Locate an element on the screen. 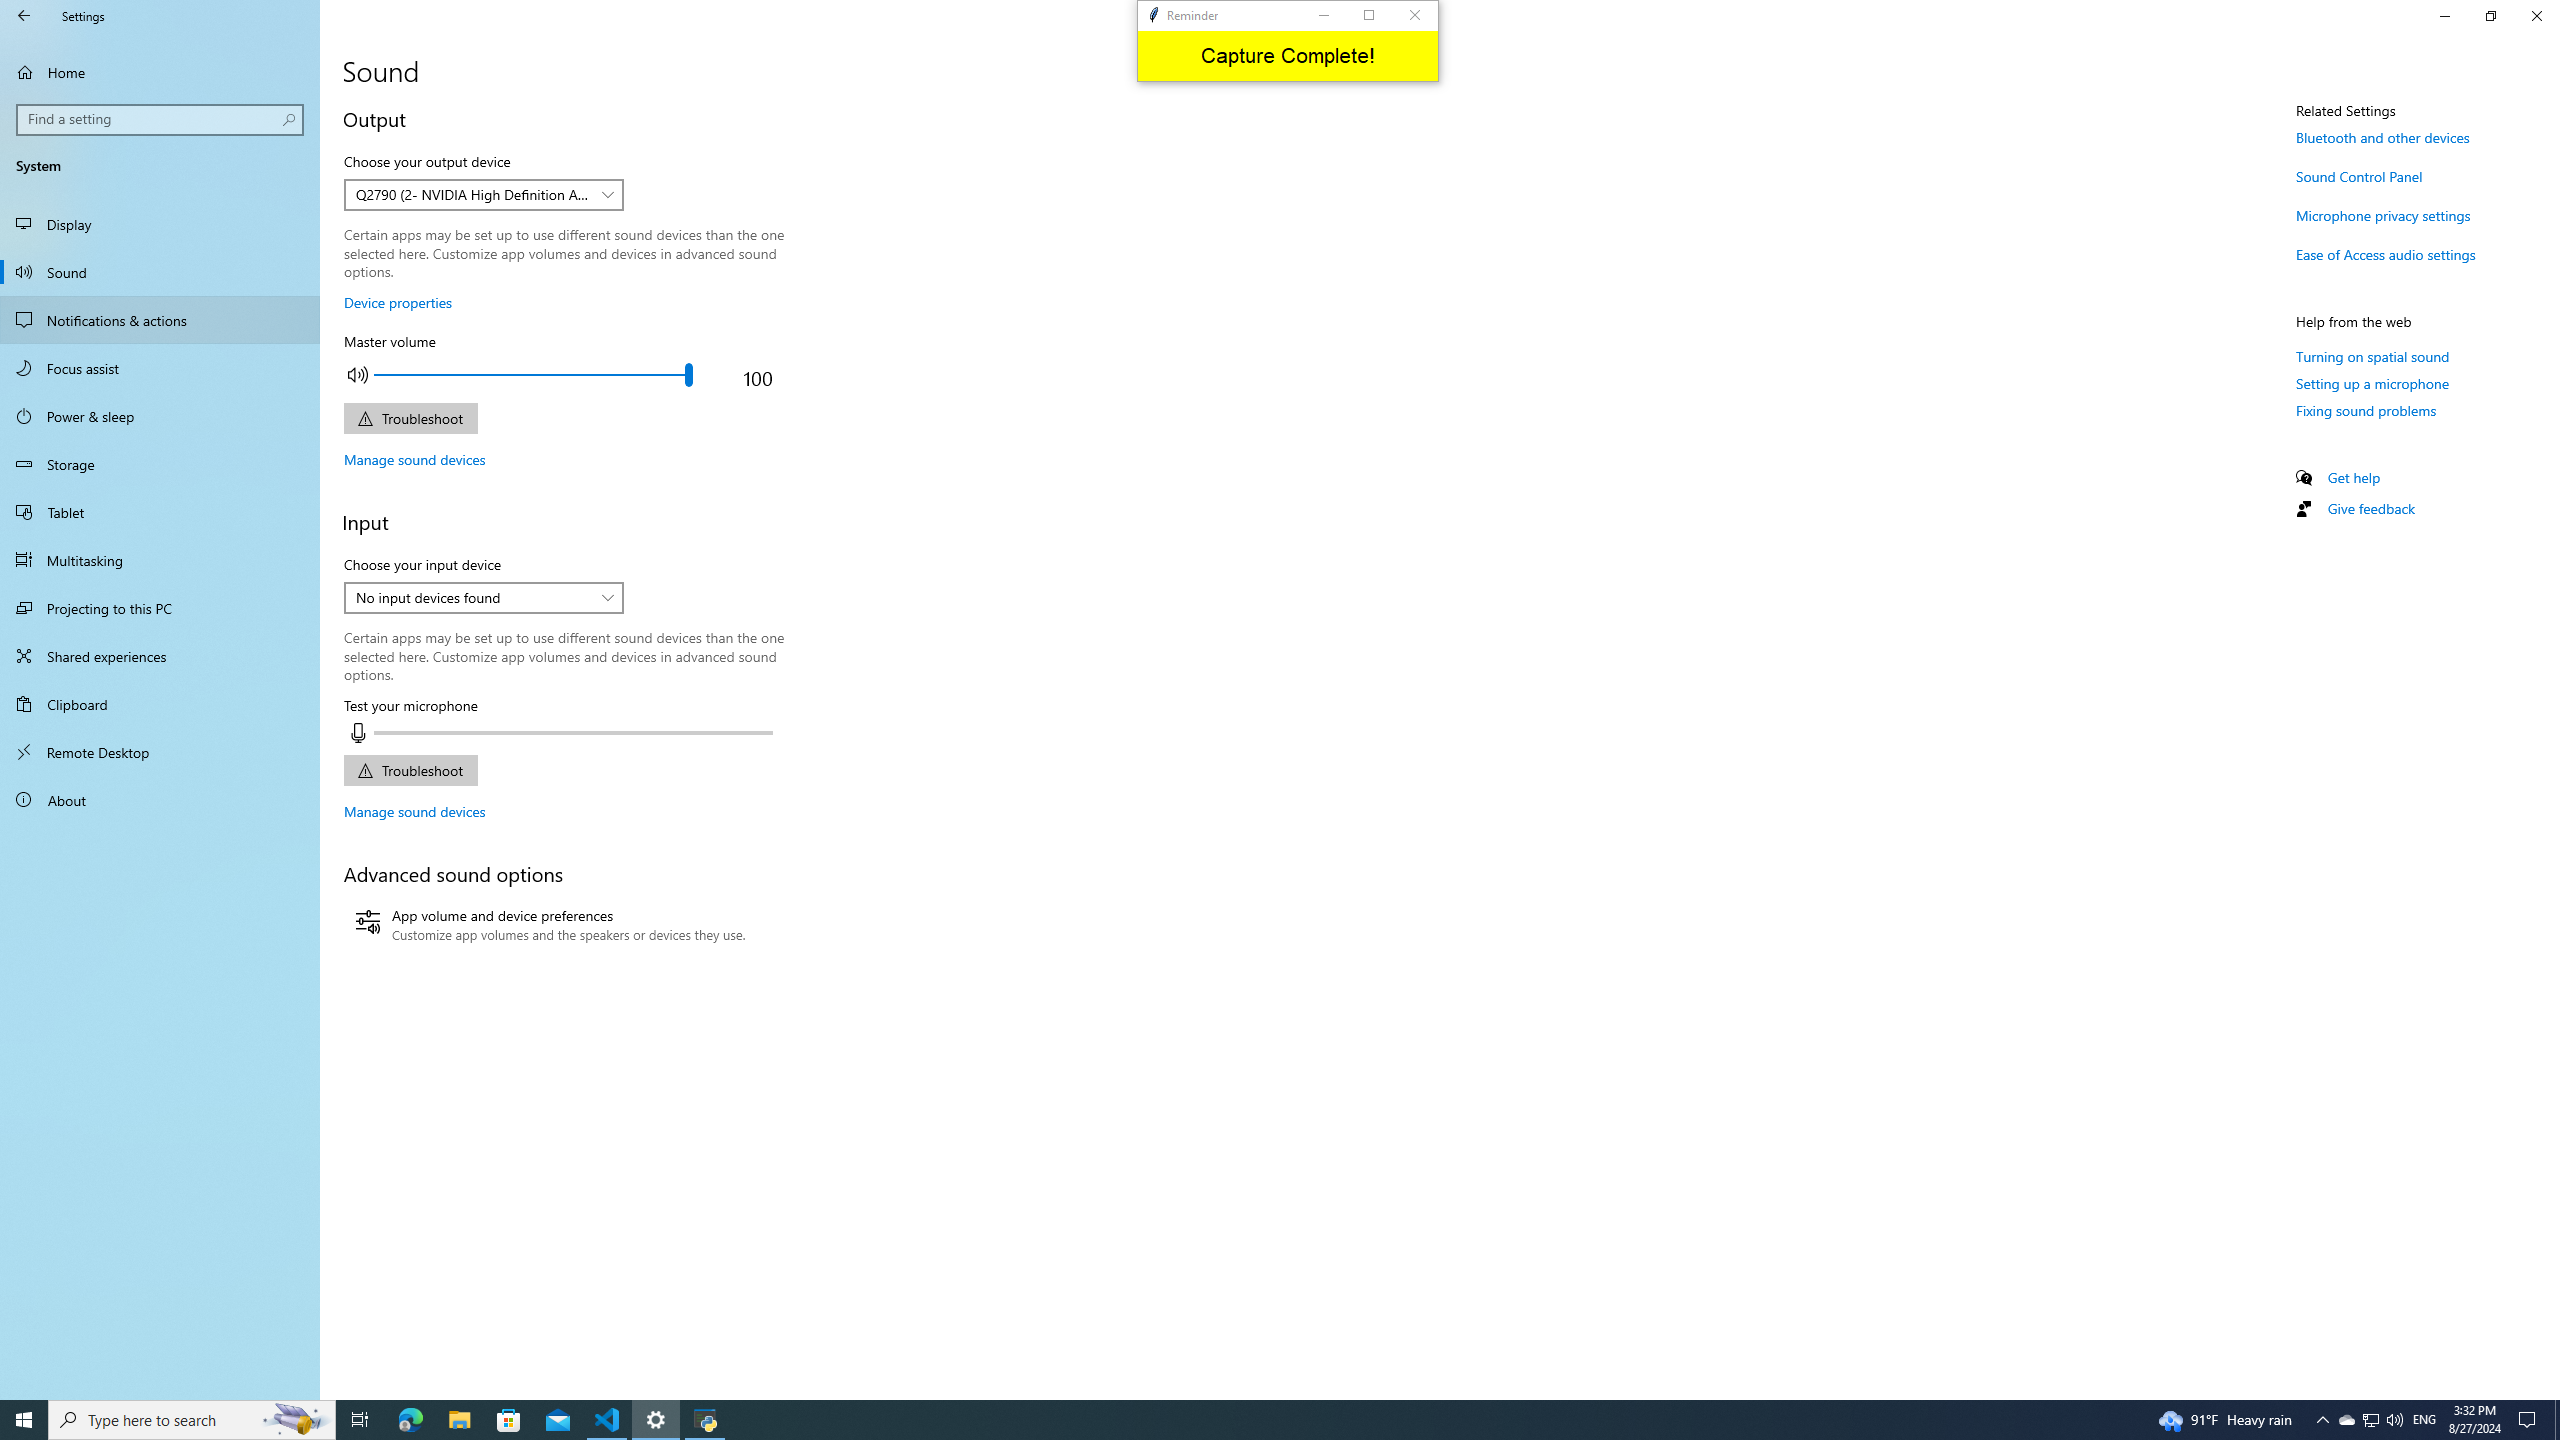 This screenshot has width=2560, height=1440. 'Choose your output device' is located at coordinates (482, 195).